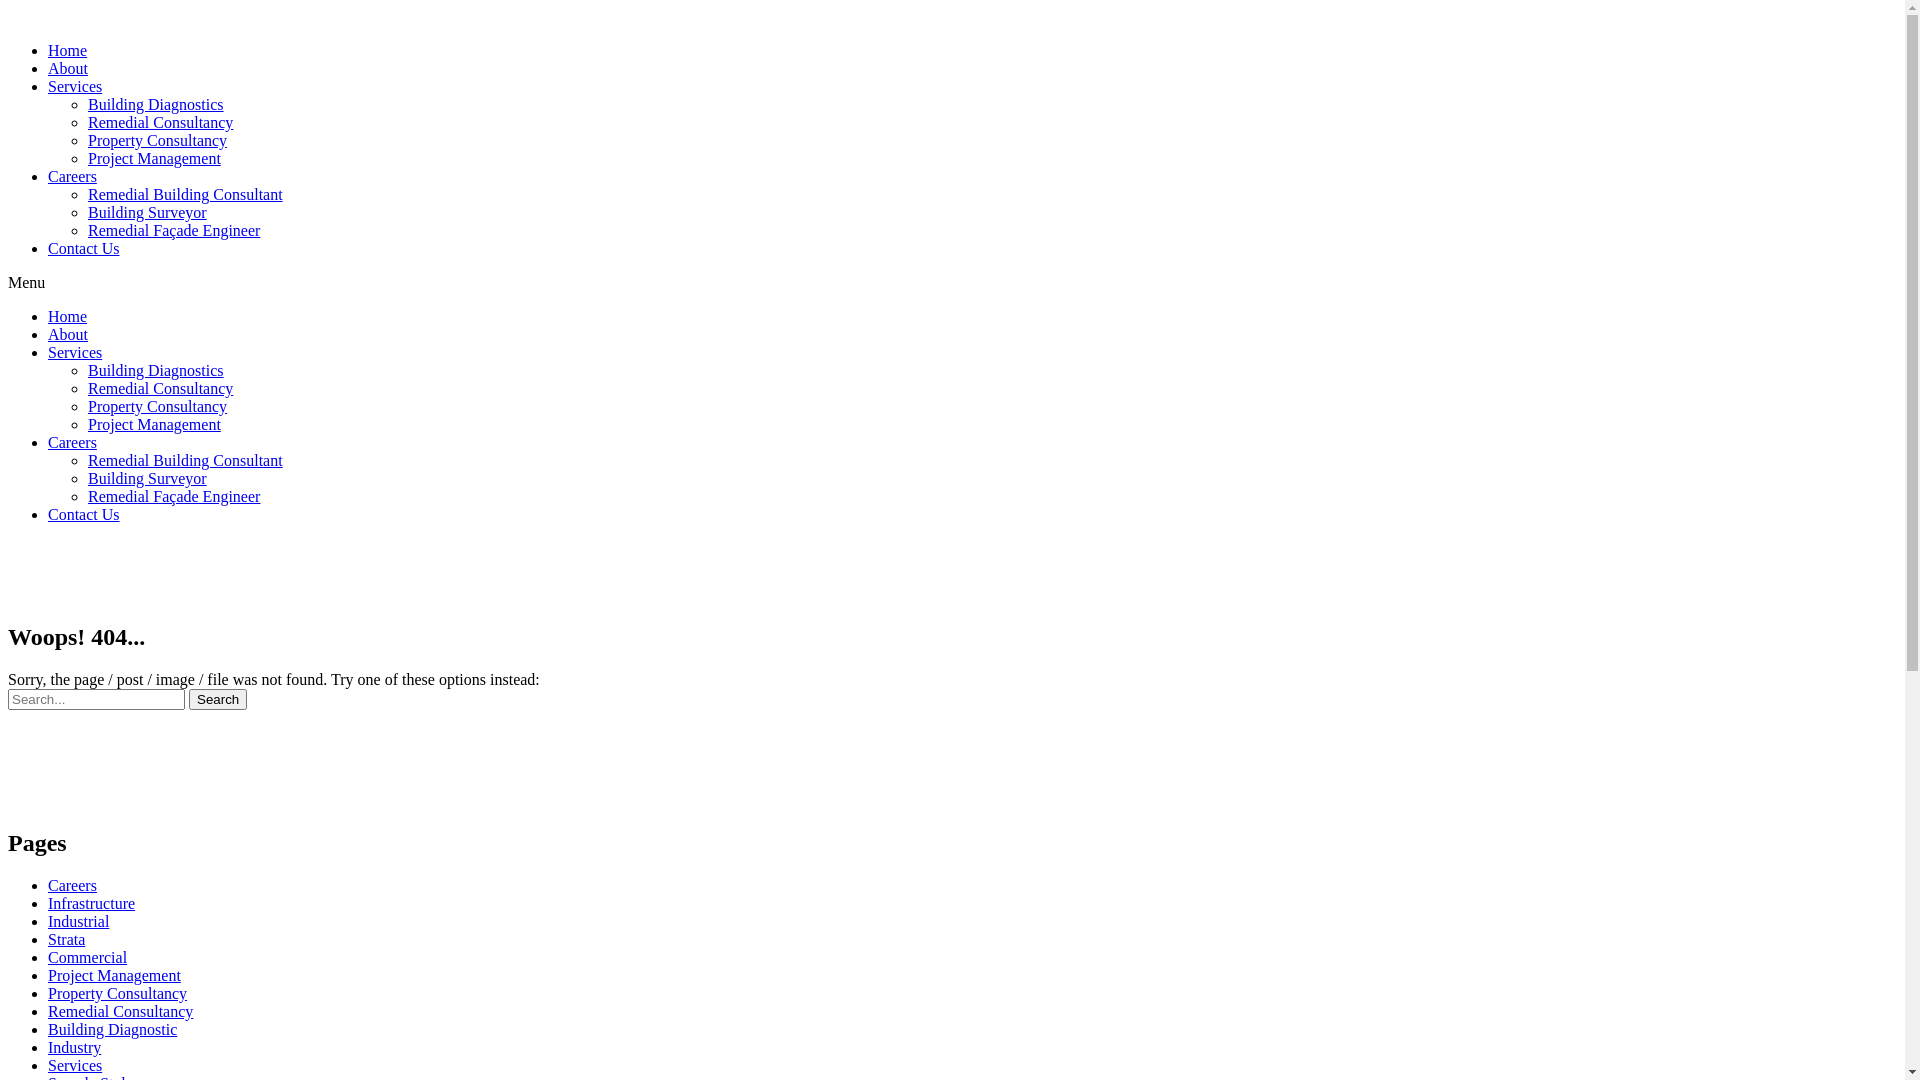  Describe the element at coordinates (153, 157) in the screenshot. I see `'Project Management'` at that location.